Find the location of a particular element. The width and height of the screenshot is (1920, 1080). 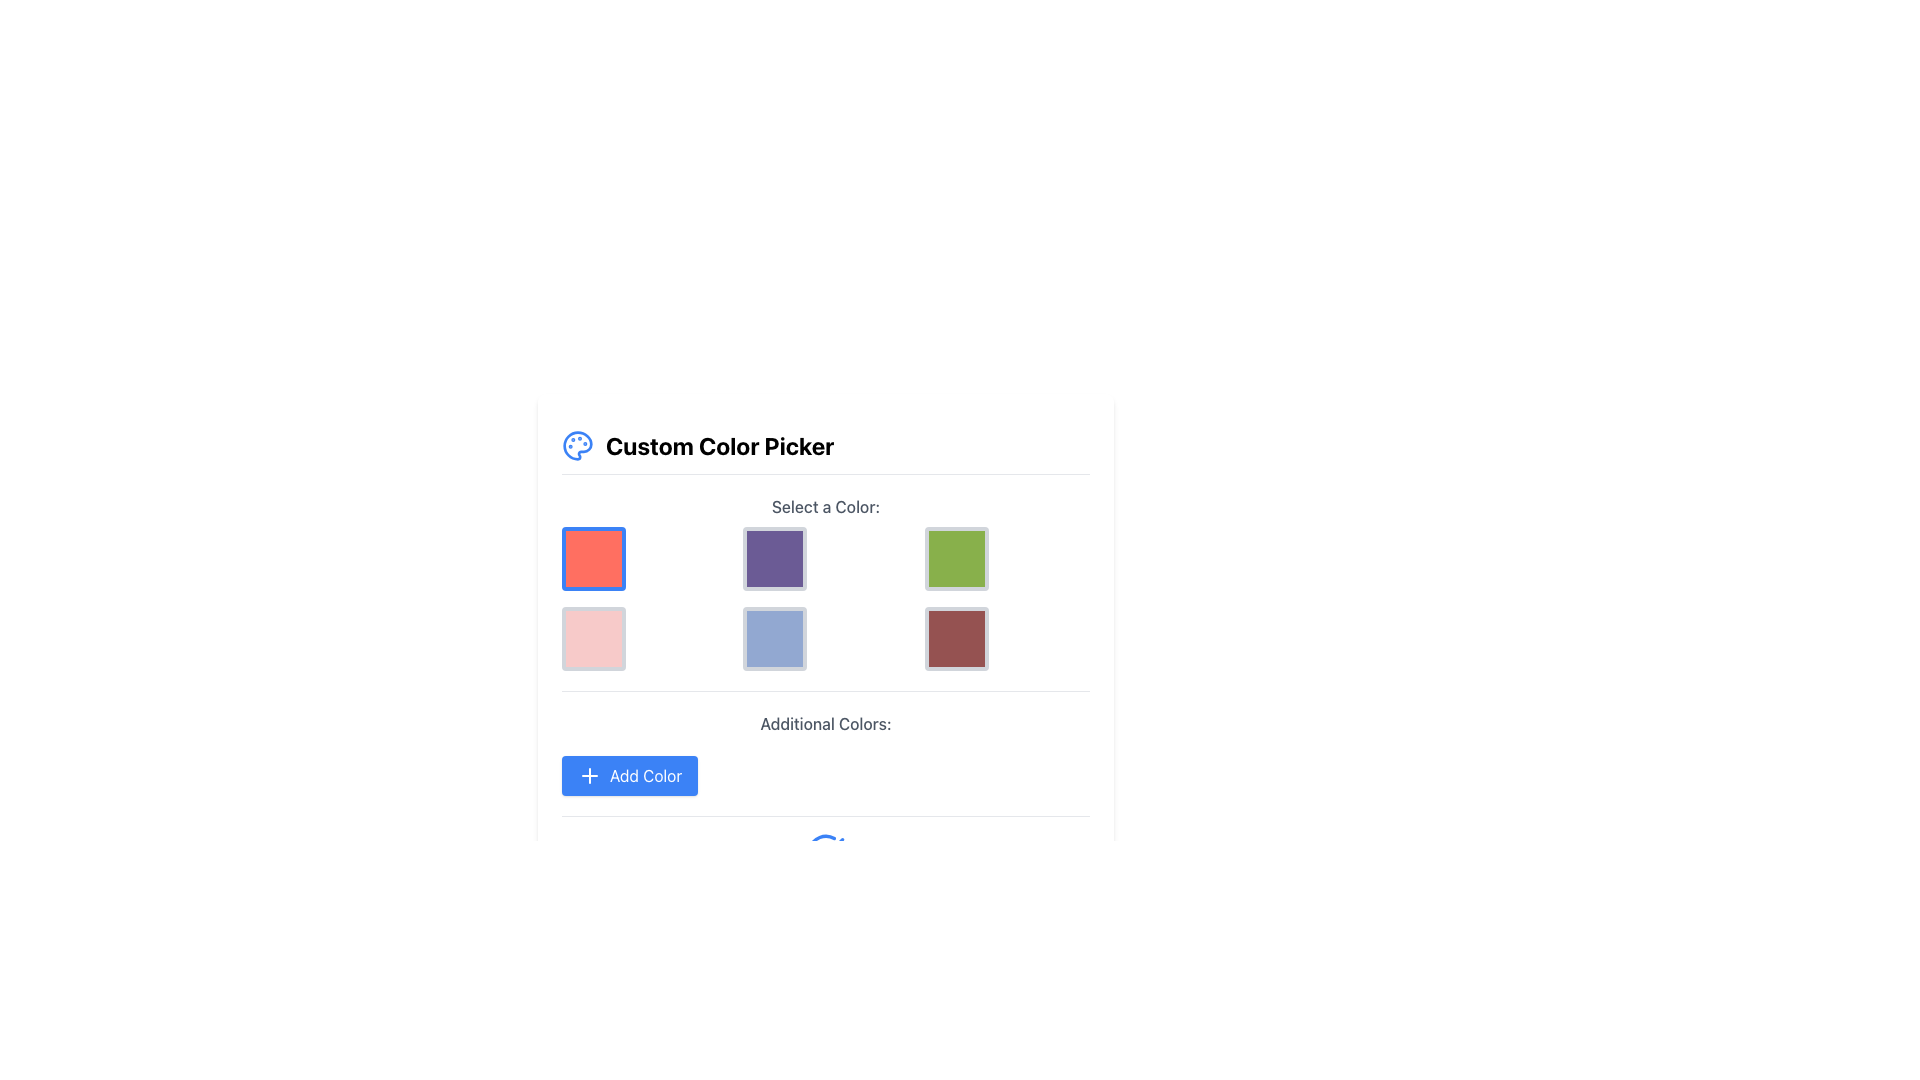

the blue painter's palette icon located to the left of the 'Custom Color Picker' header is located at coordinates (576, 445).